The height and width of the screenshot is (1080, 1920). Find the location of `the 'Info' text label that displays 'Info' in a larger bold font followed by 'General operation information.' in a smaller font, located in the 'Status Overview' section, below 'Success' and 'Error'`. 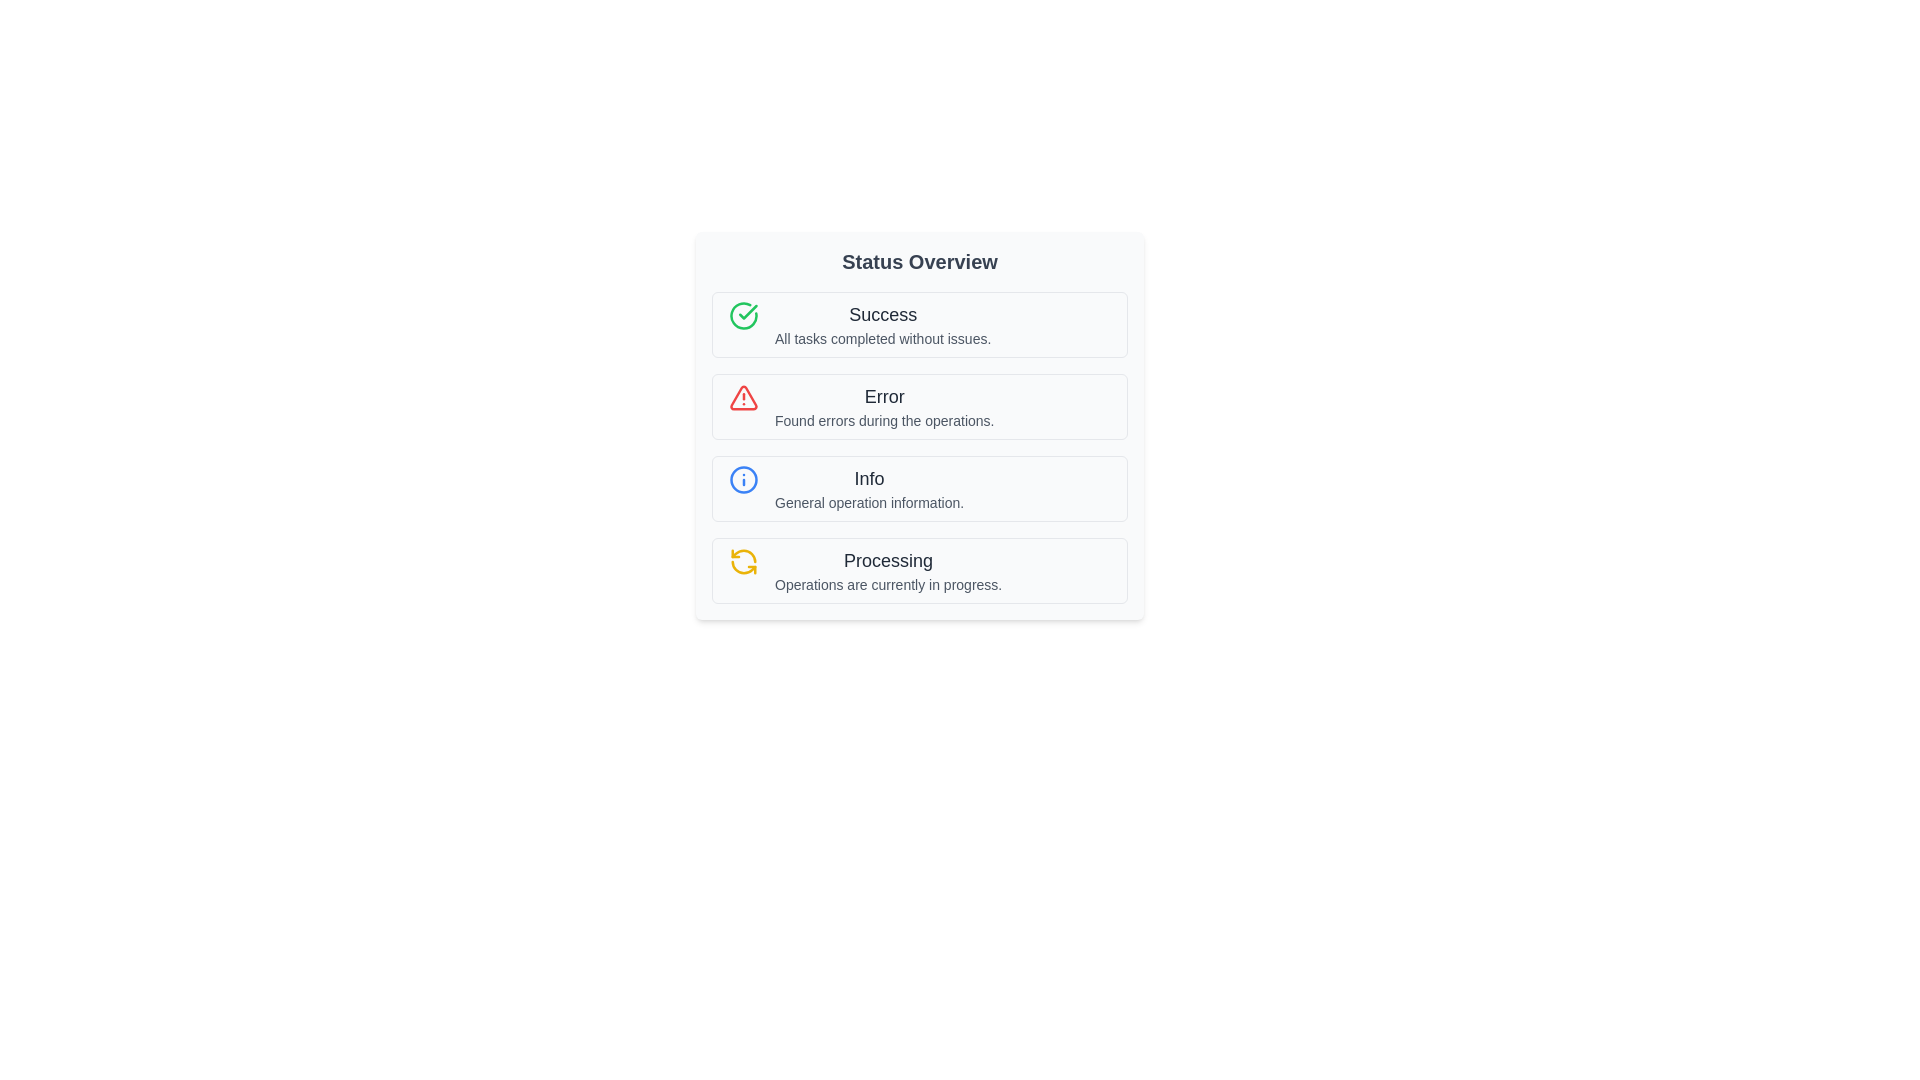

the 'Info' text label that displays 'Info' in a larger bold font followed by 'General operation information.' in a smaller font, located in the 'Status Overview' section, below 'Success' and 'Error' is located at coordinates (869, 489).